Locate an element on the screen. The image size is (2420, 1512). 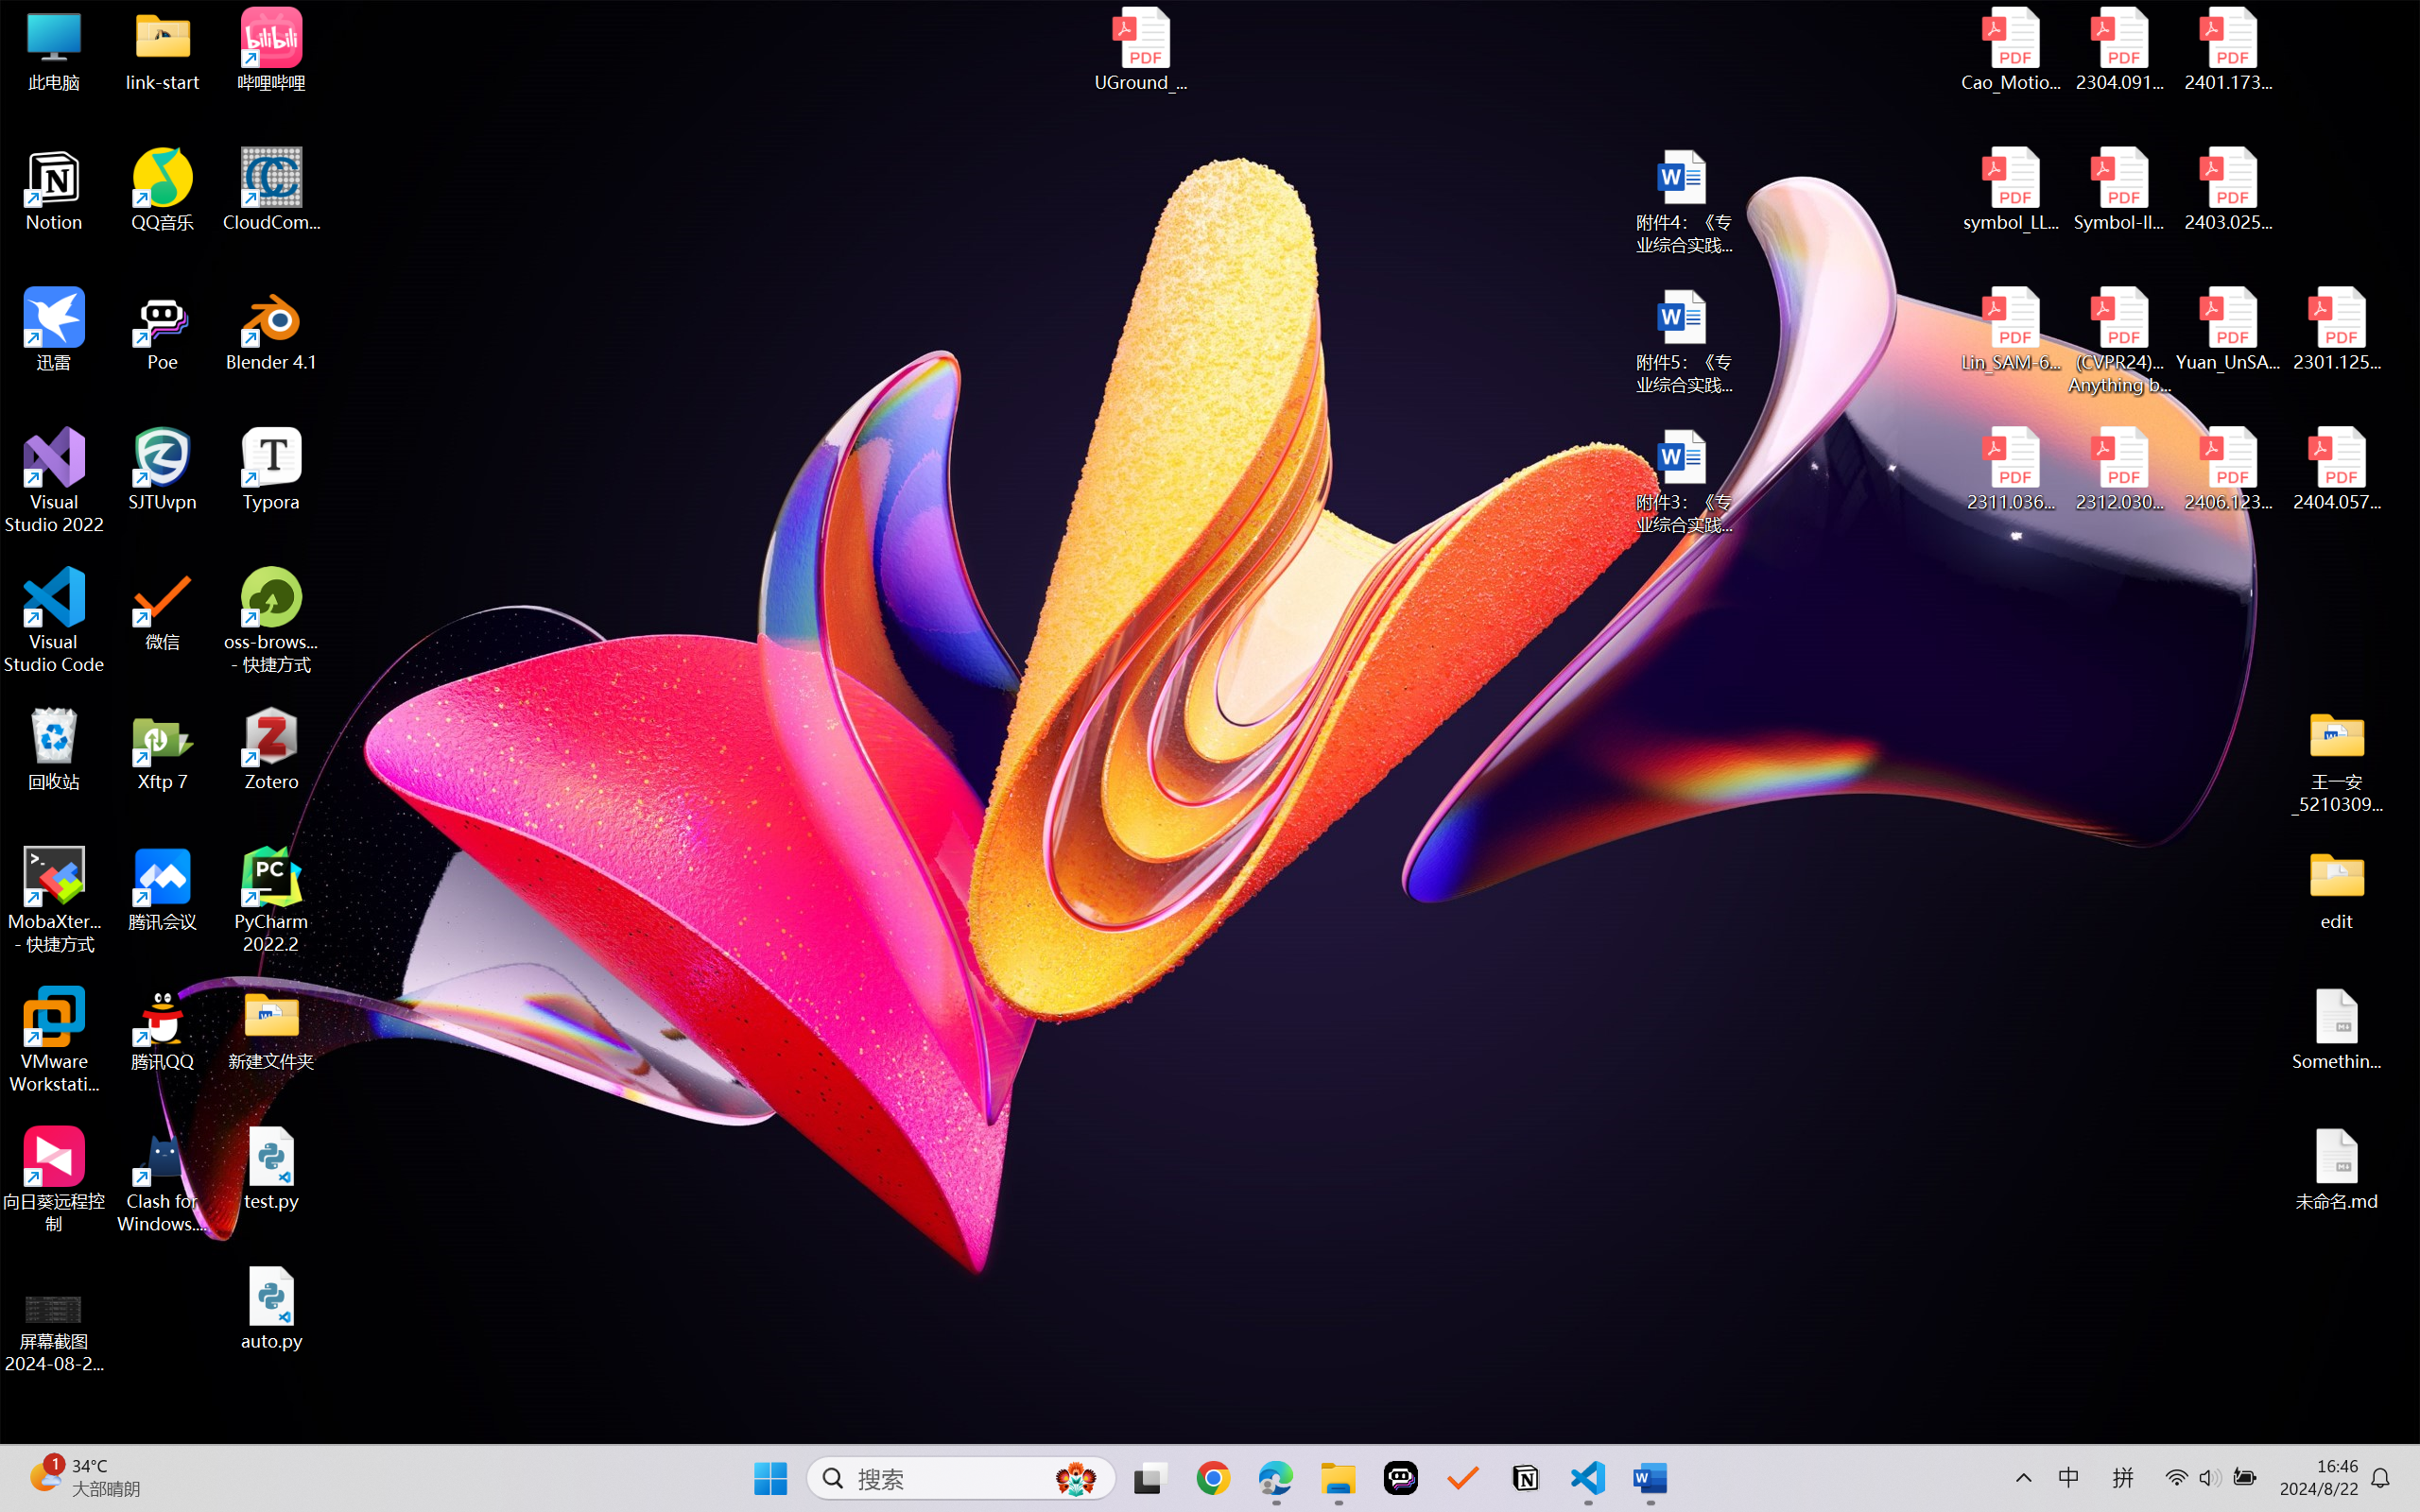
'Visual Studio Code' is located at coordinates (53, 619).